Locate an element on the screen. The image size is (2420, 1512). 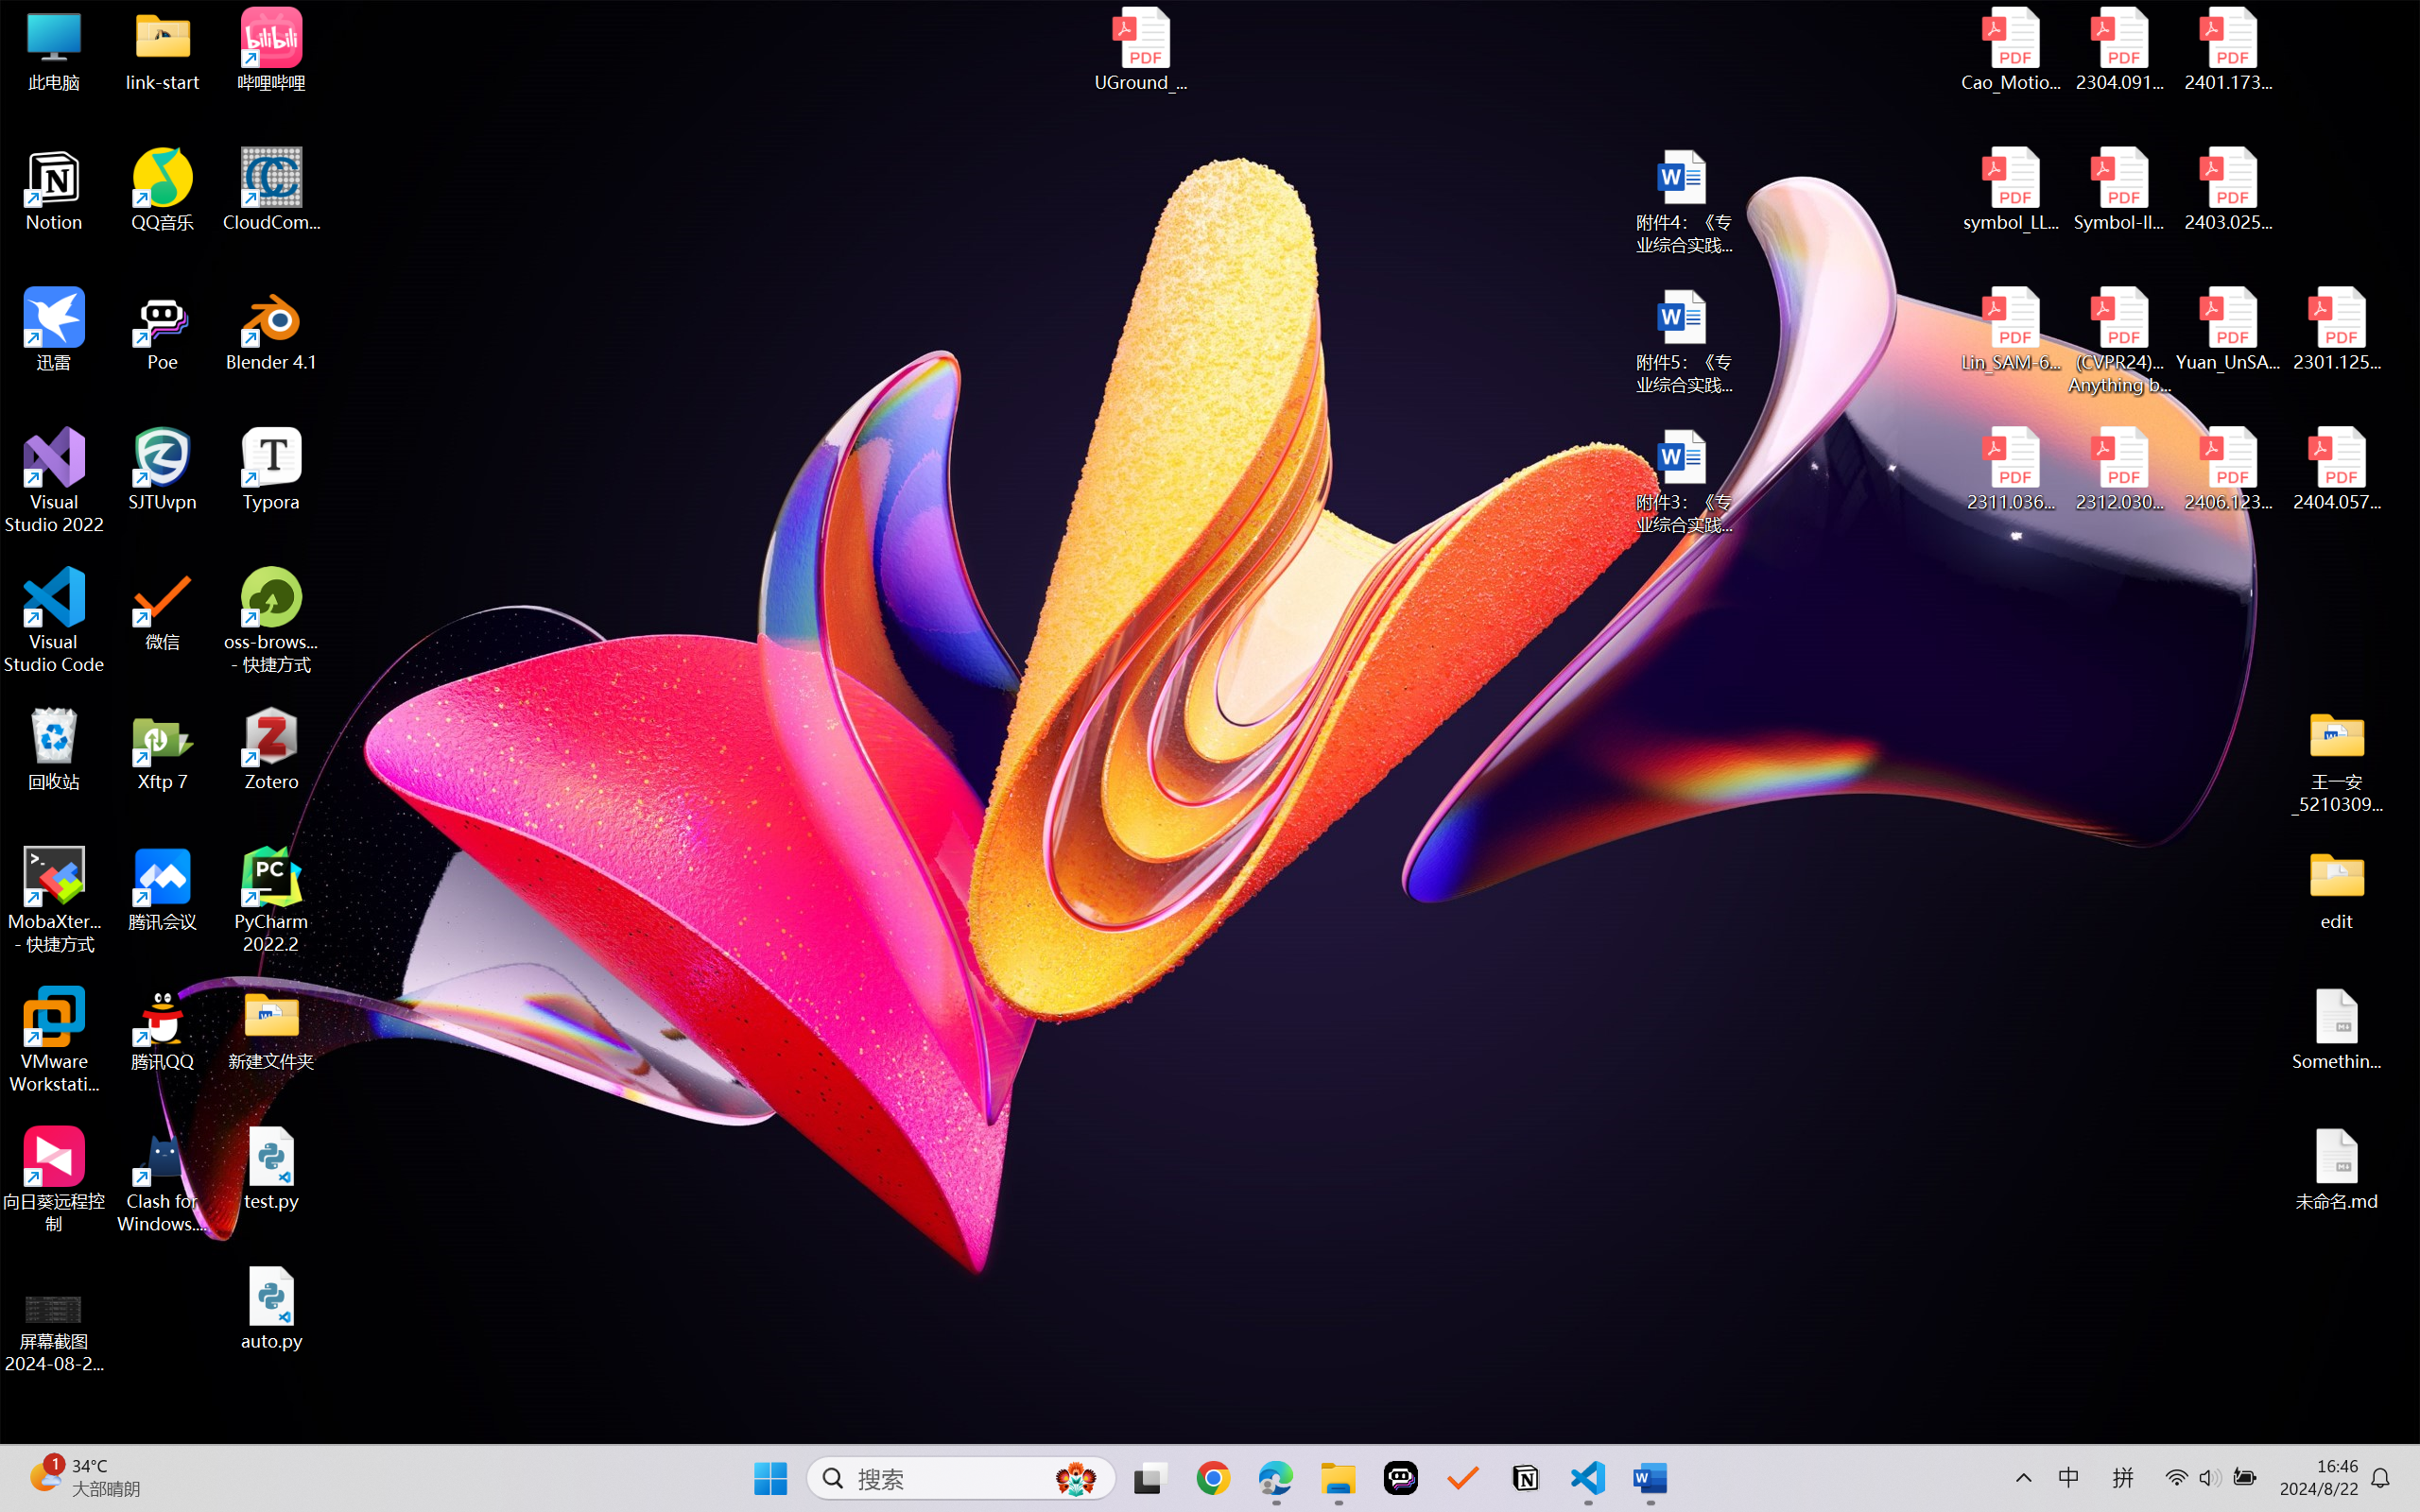
'Visual Studio Code' is located at coordinates (53, 619).